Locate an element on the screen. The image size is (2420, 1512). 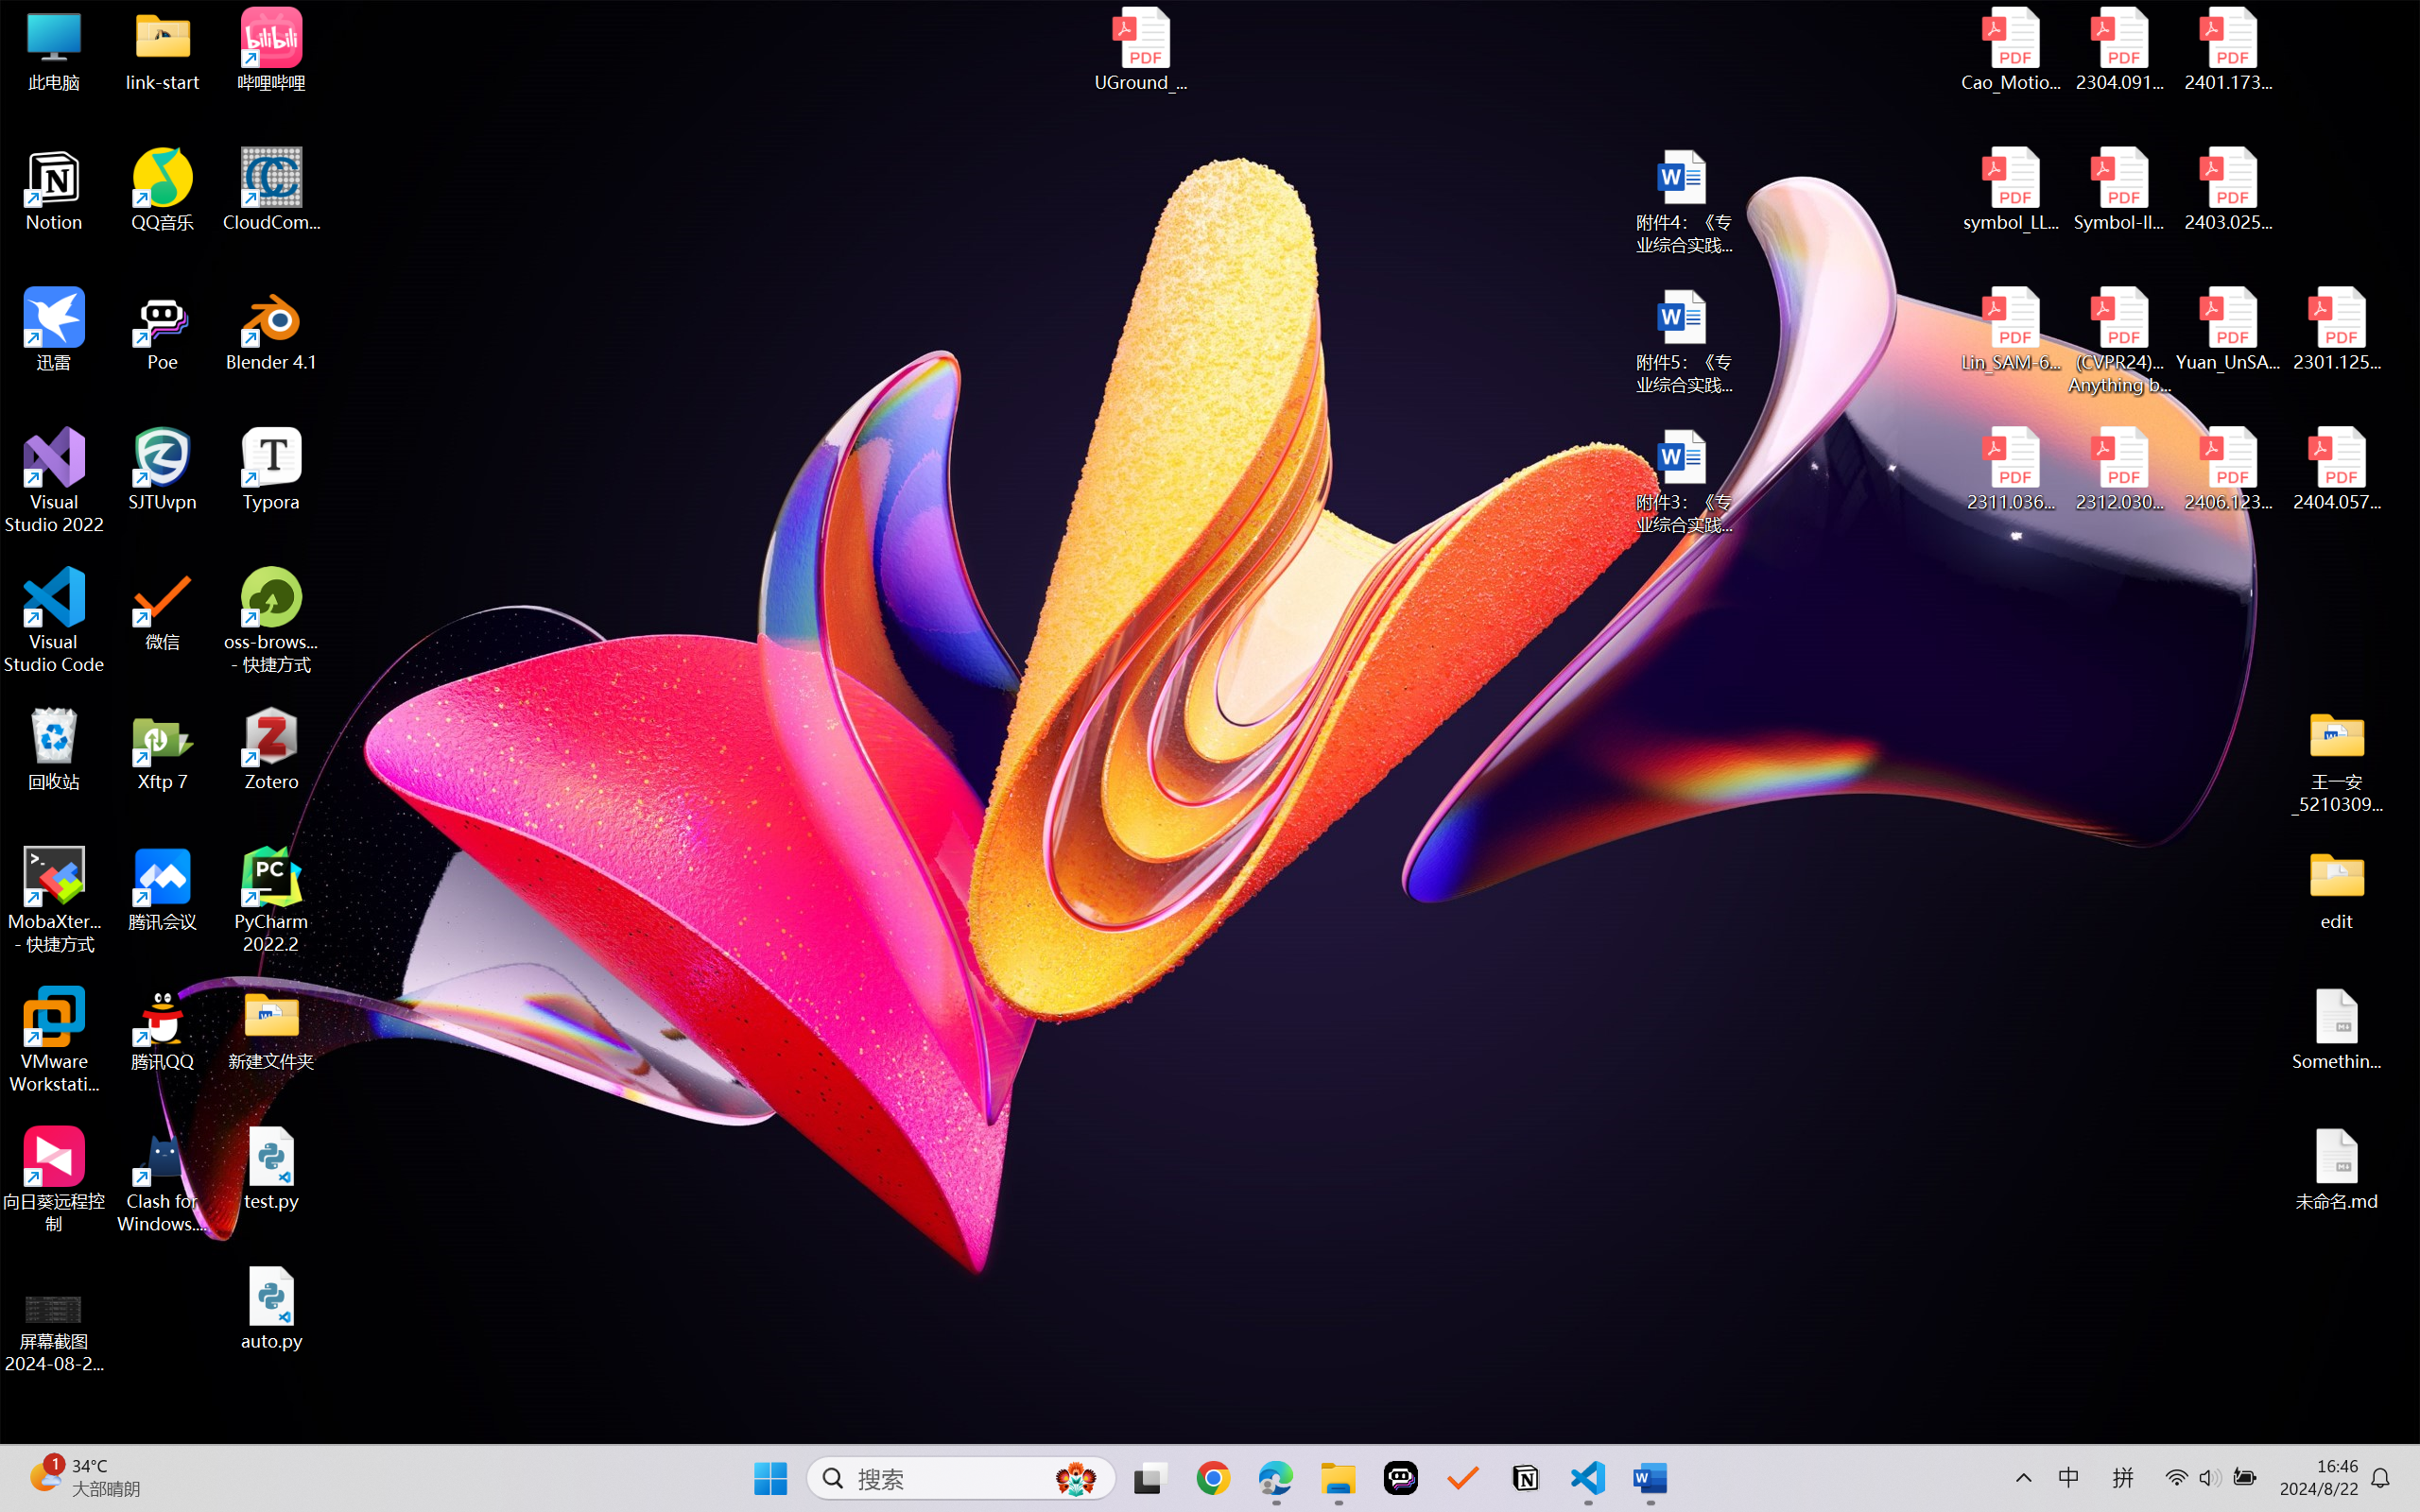
'Visual Studio Code' is located at coordinates (53, 619).